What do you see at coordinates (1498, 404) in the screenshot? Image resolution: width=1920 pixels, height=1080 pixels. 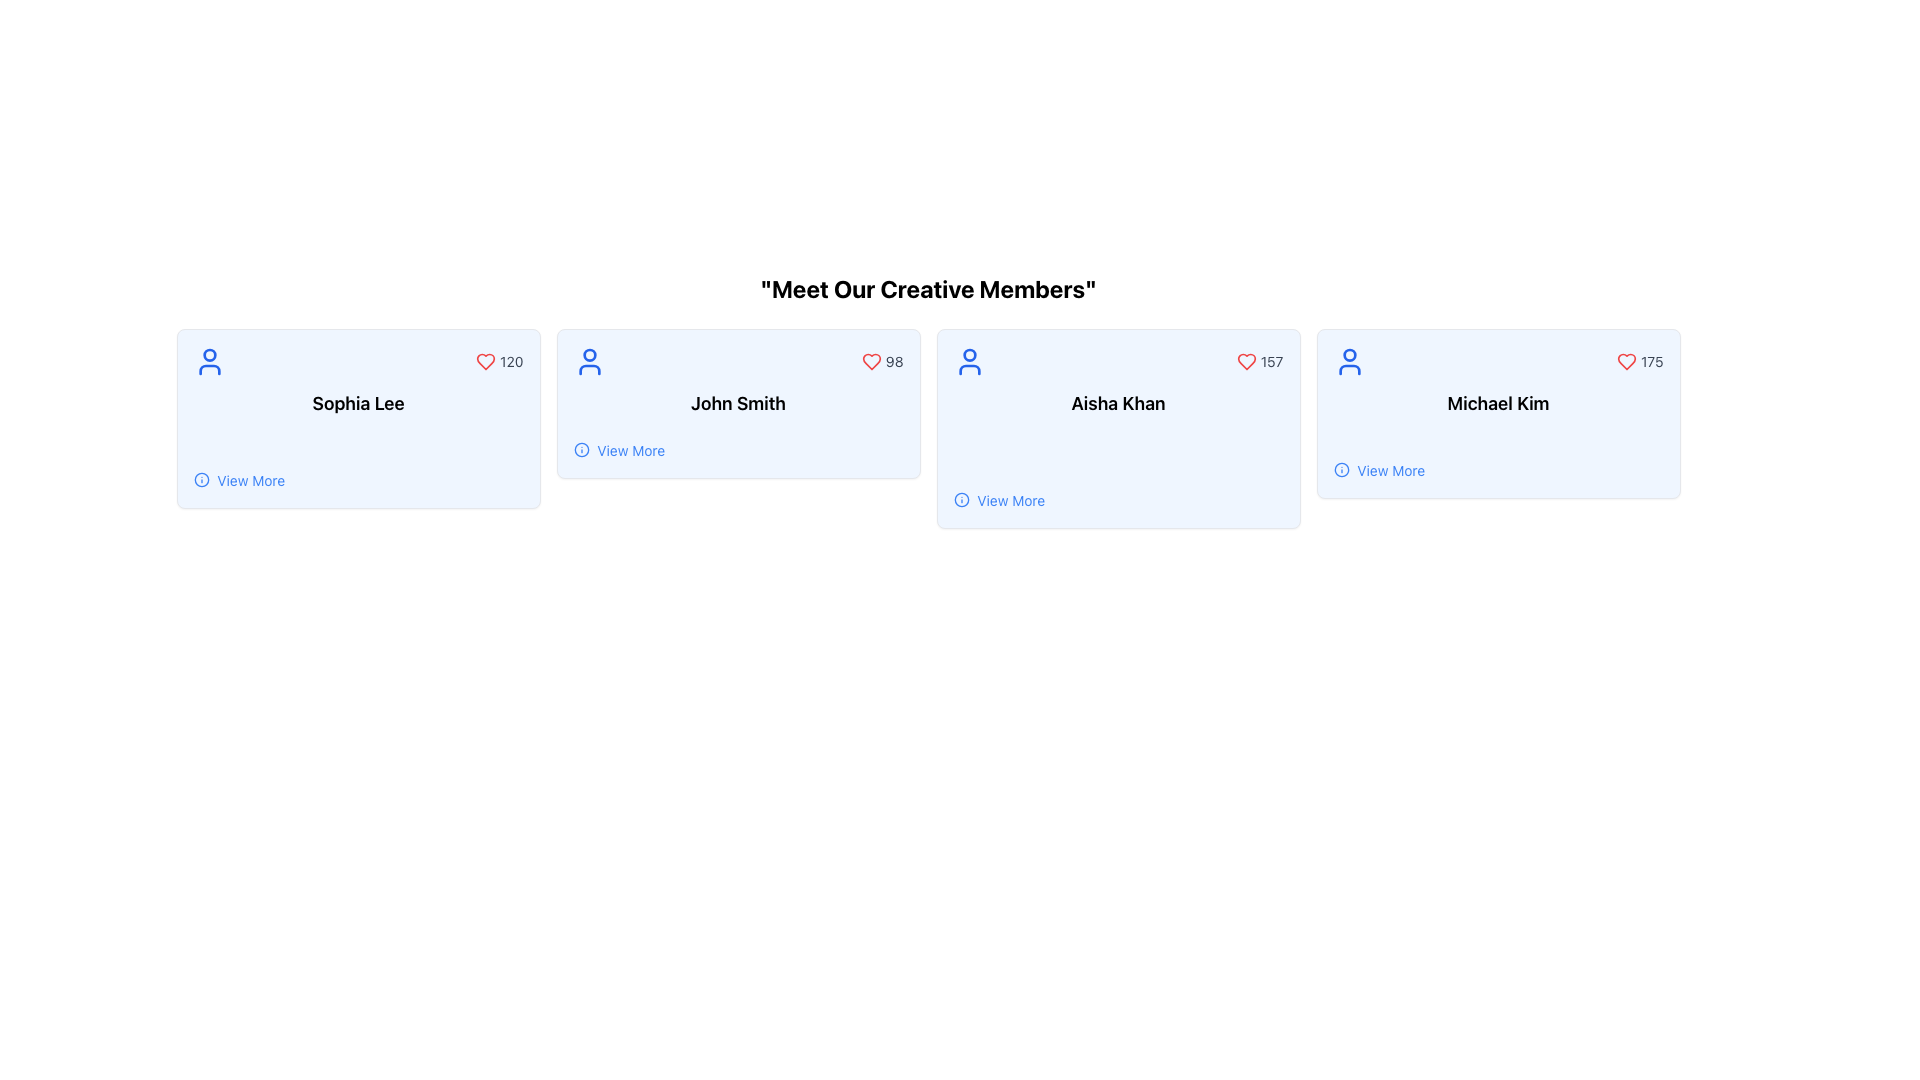 I see `the text label displaying the individual's name in the fourth profile card from the left` at bounding box center [1498, 404].